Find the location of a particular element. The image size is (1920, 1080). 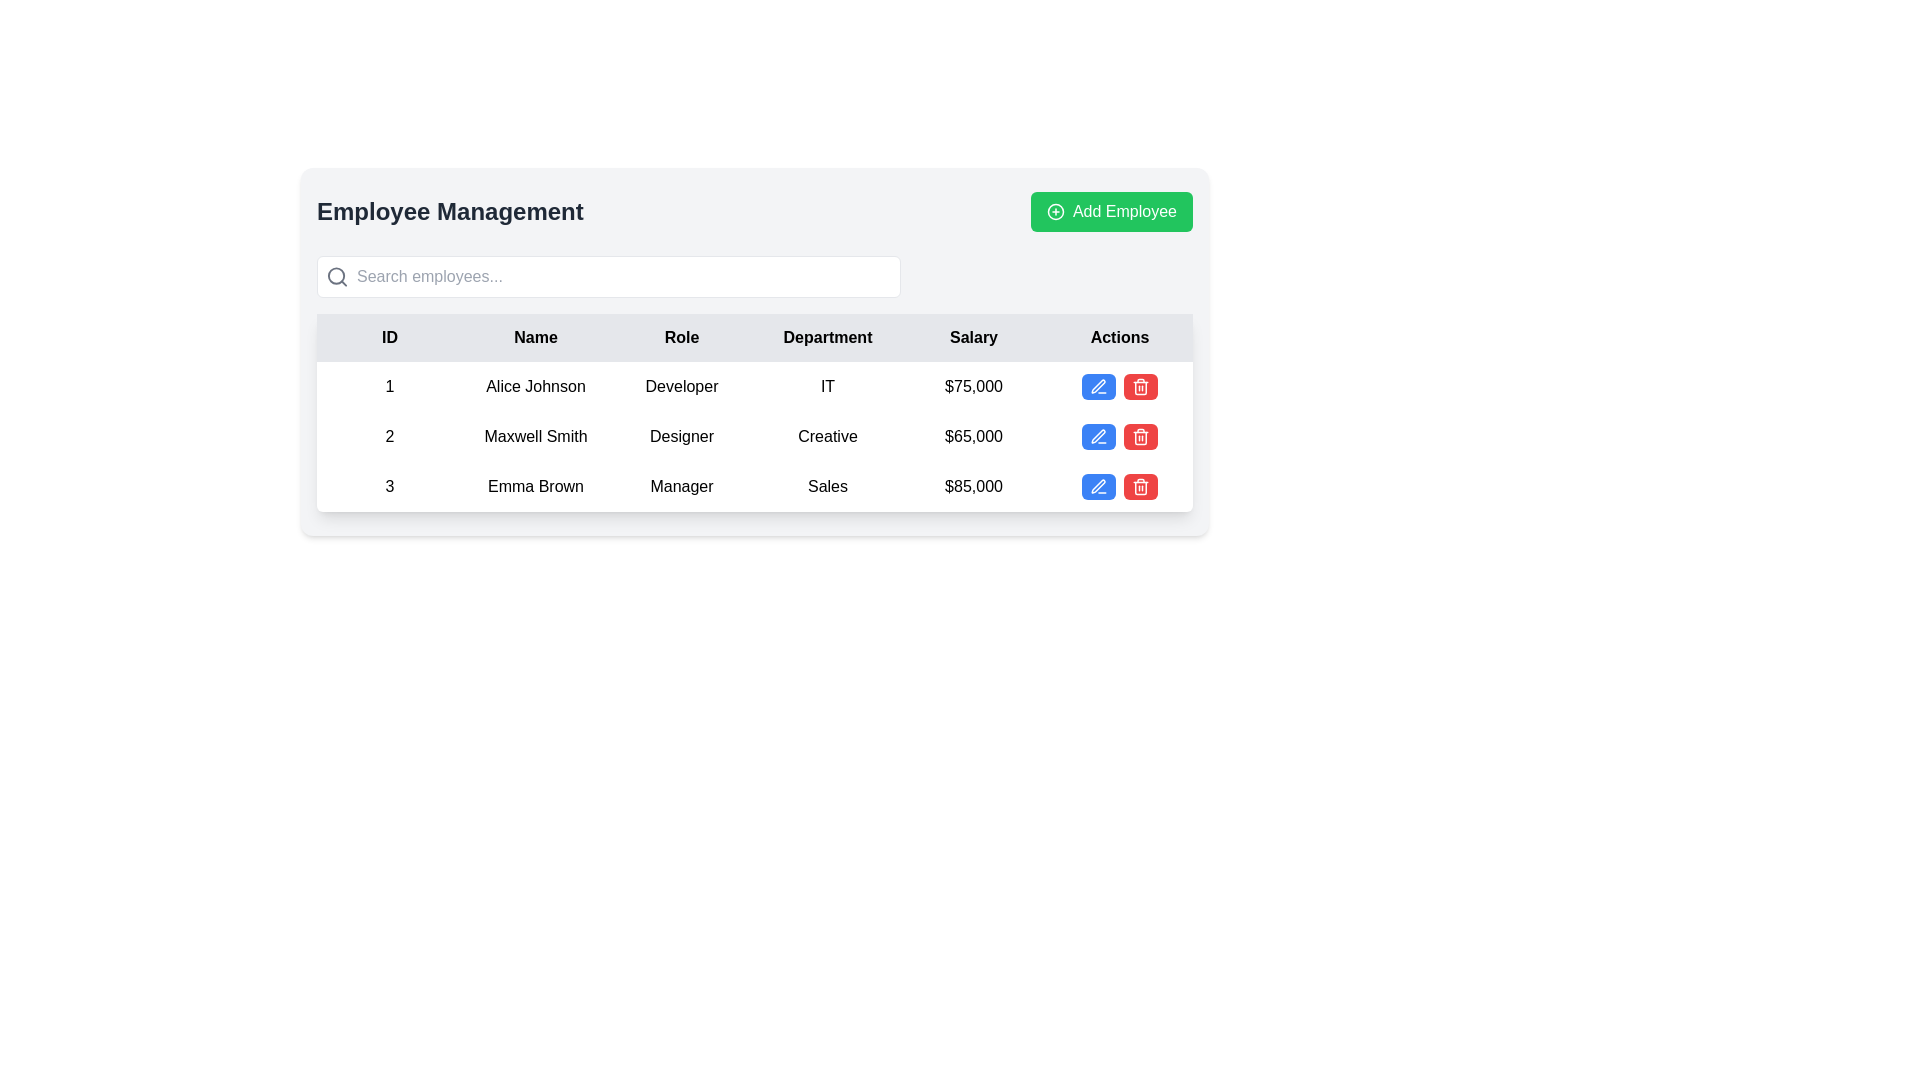

the text label displaying the number '3' in the bottom row of the table under the 'ID' column, which corresponds to 'Emma Brown' is located at coordinates (389, 486).